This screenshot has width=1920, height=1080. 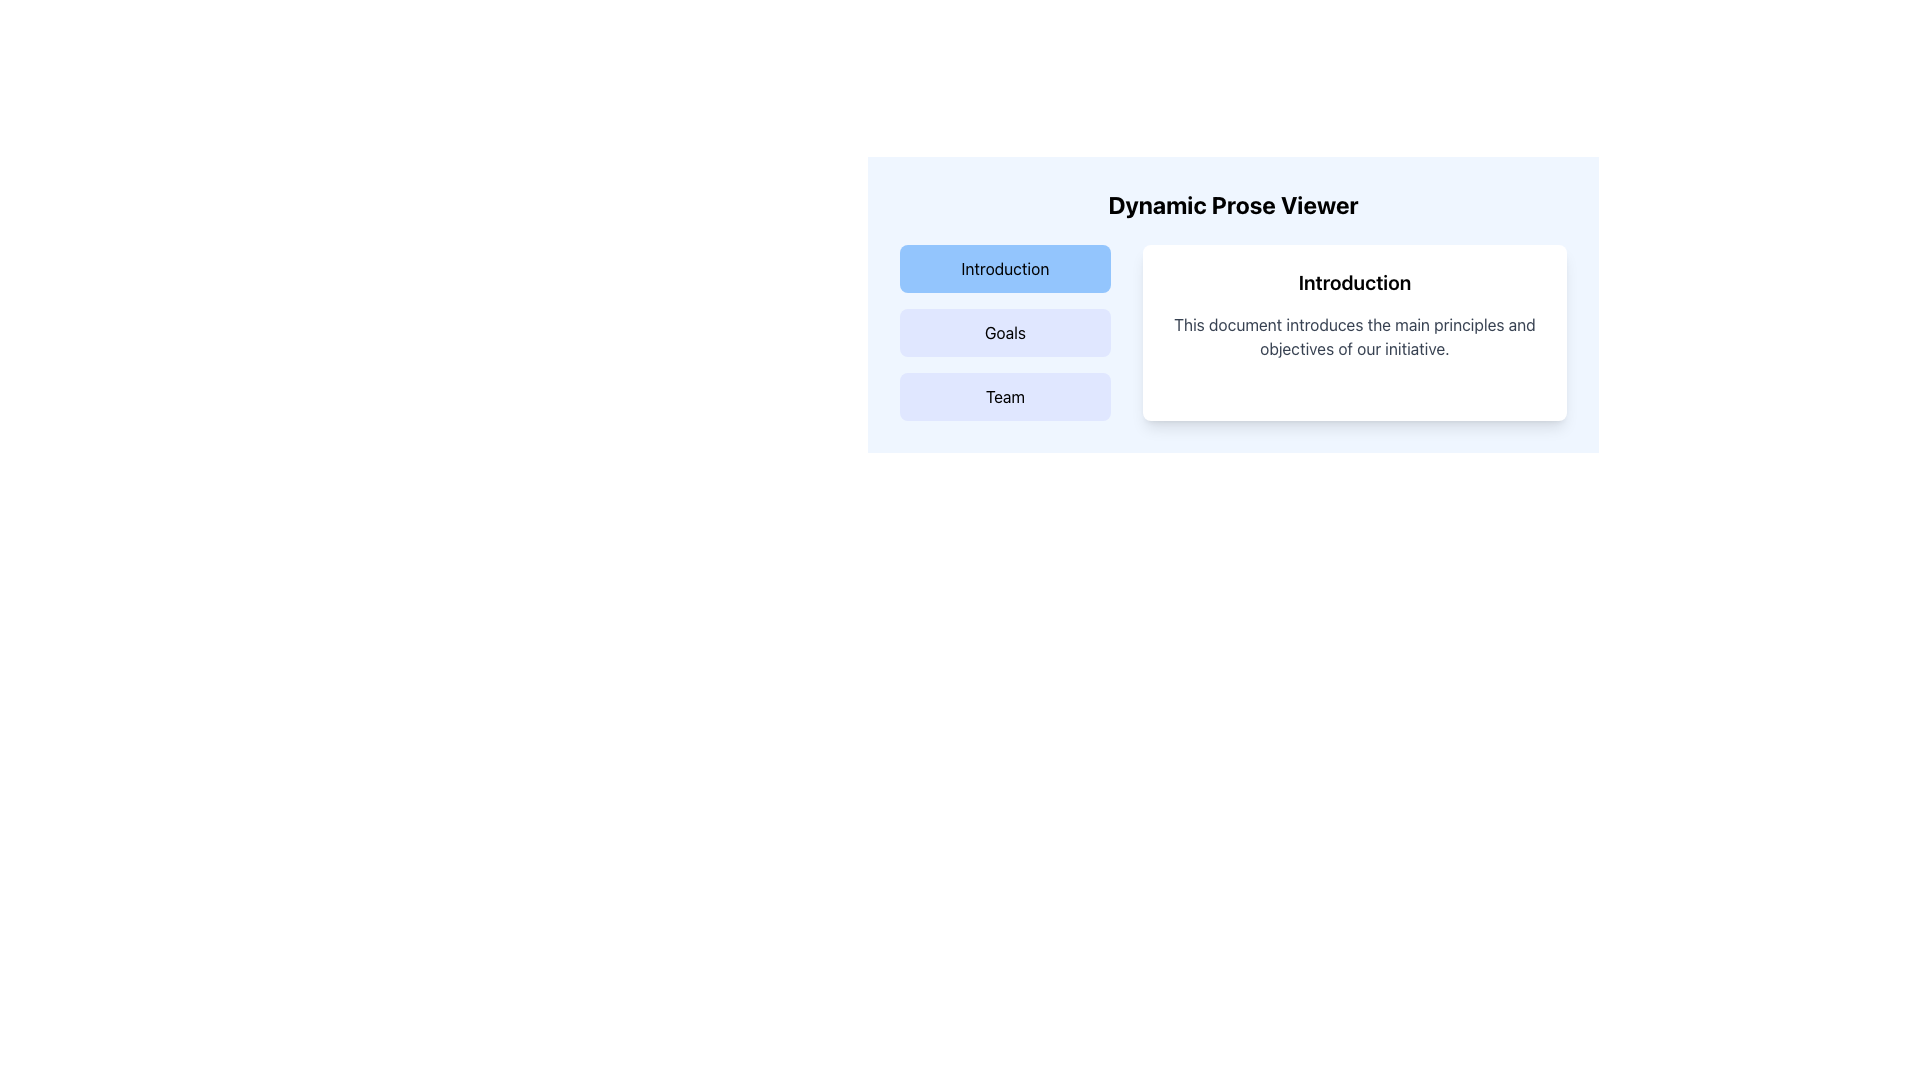 I want to click on the 'Goals' button, the middle button in a vertical stack of three buttons, so click(x=1005, y=331).